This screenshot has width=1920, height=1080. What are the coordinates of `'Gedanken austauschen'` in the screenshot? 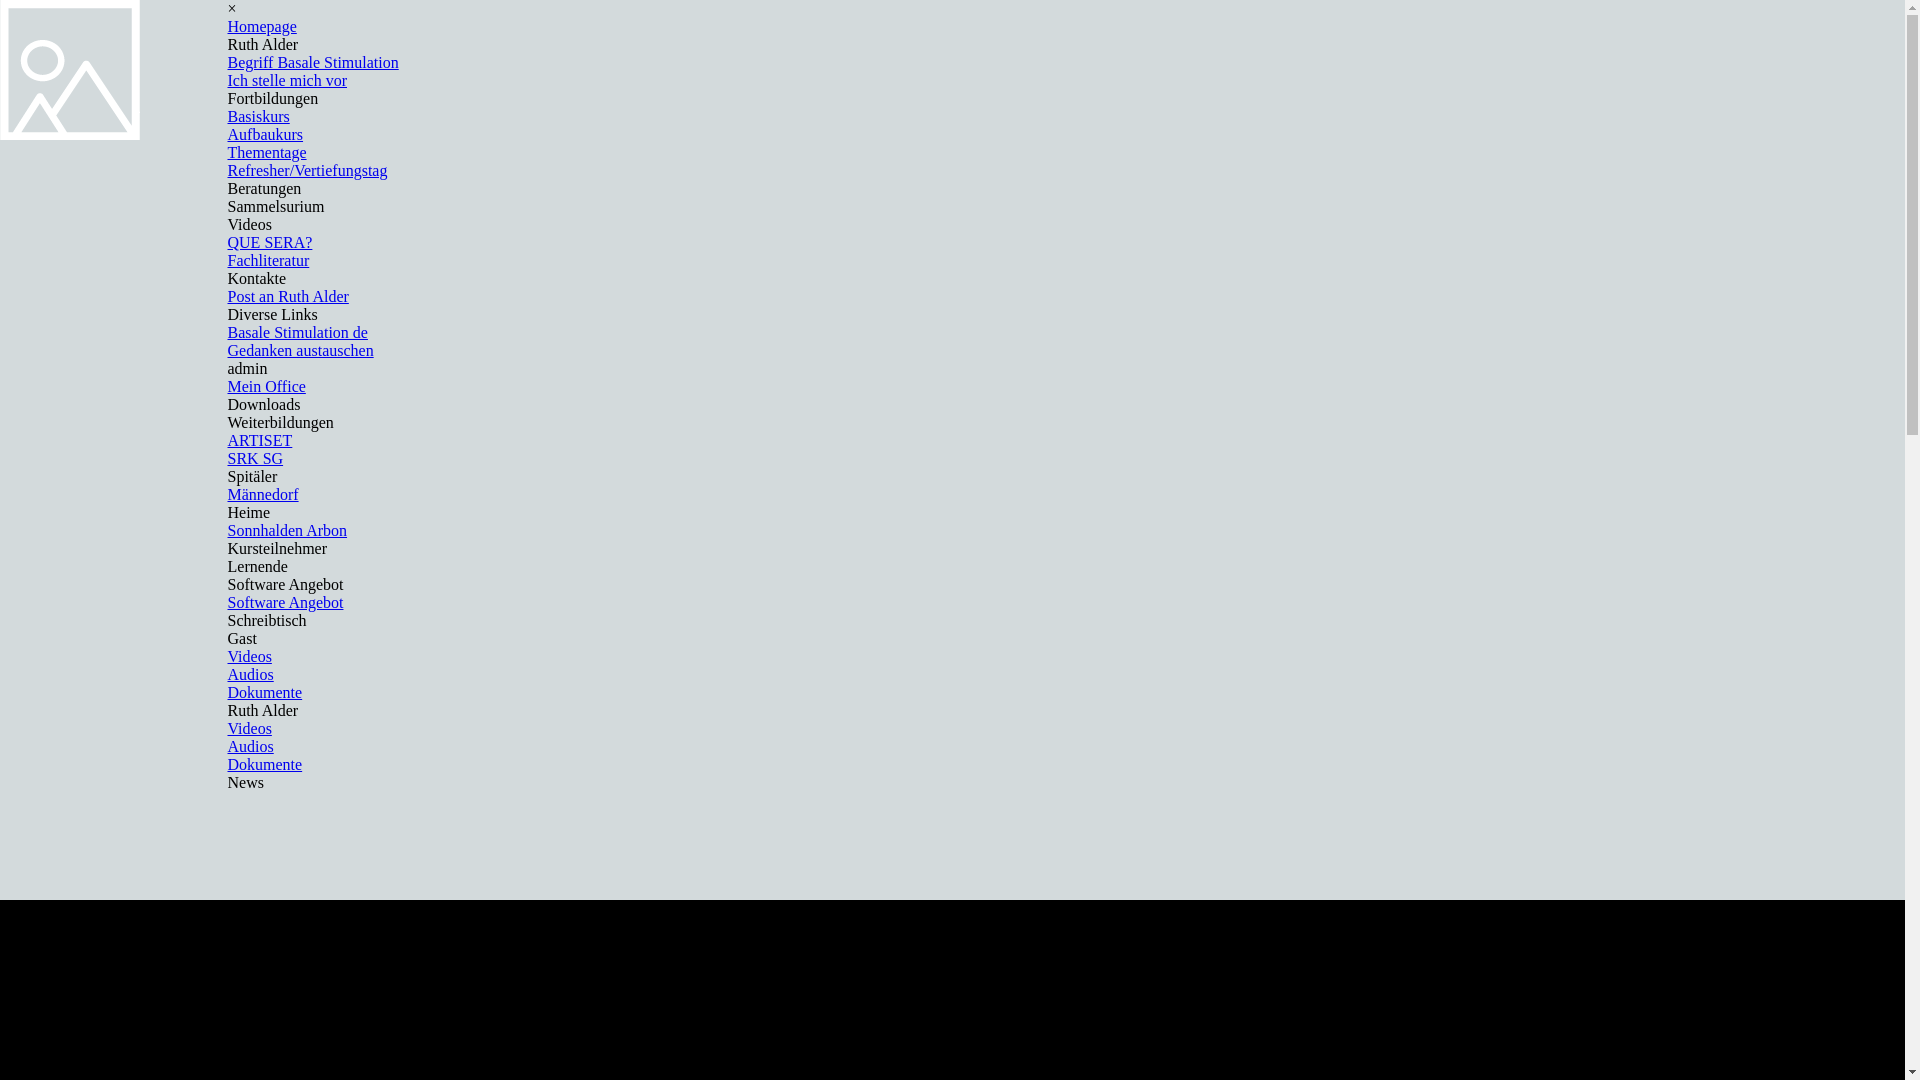 It's located at (300, 349).